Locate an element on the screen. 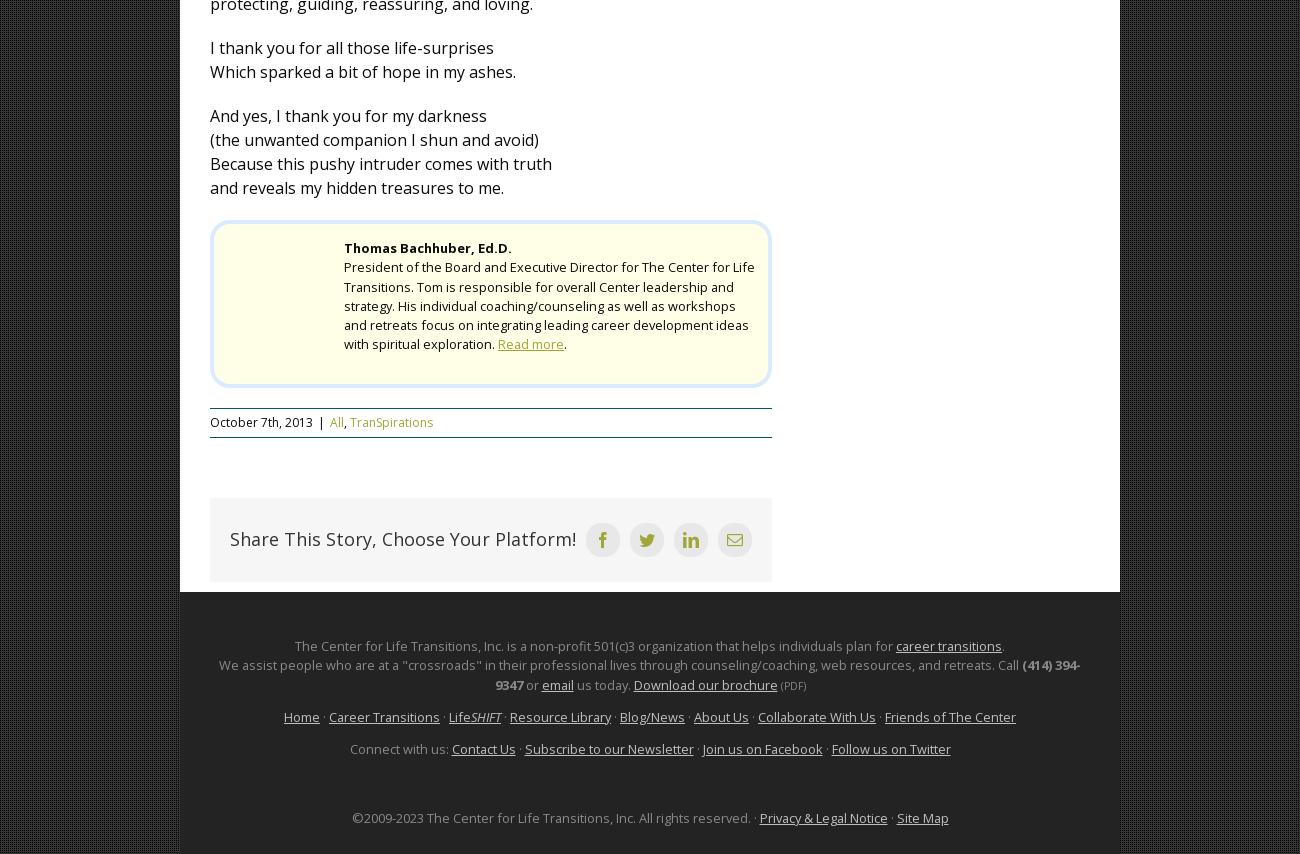  'October 7th, 2013' is located at coordinates (209, 422).